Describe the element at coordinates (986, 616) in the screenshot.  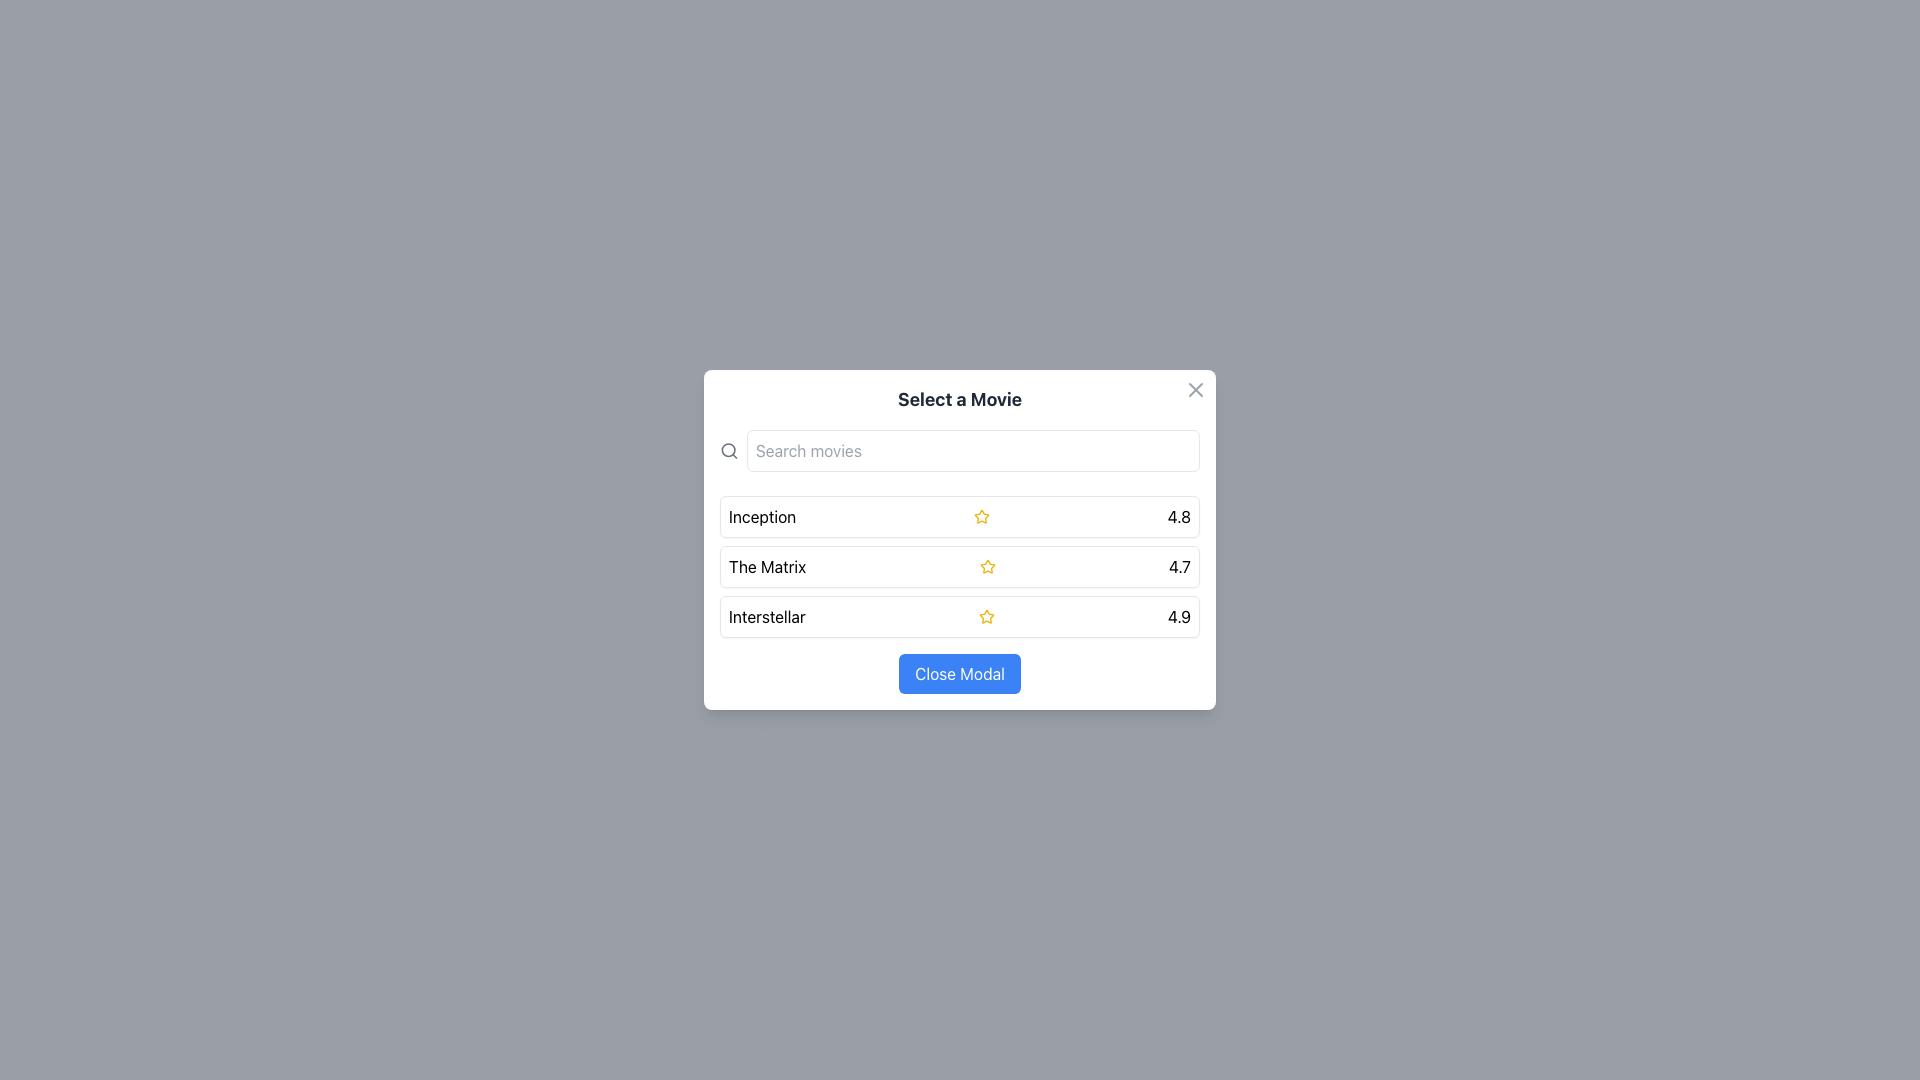
I see `the yellow star icon representing the rating feature for 'Interstellar' in the modal interface` at that location.